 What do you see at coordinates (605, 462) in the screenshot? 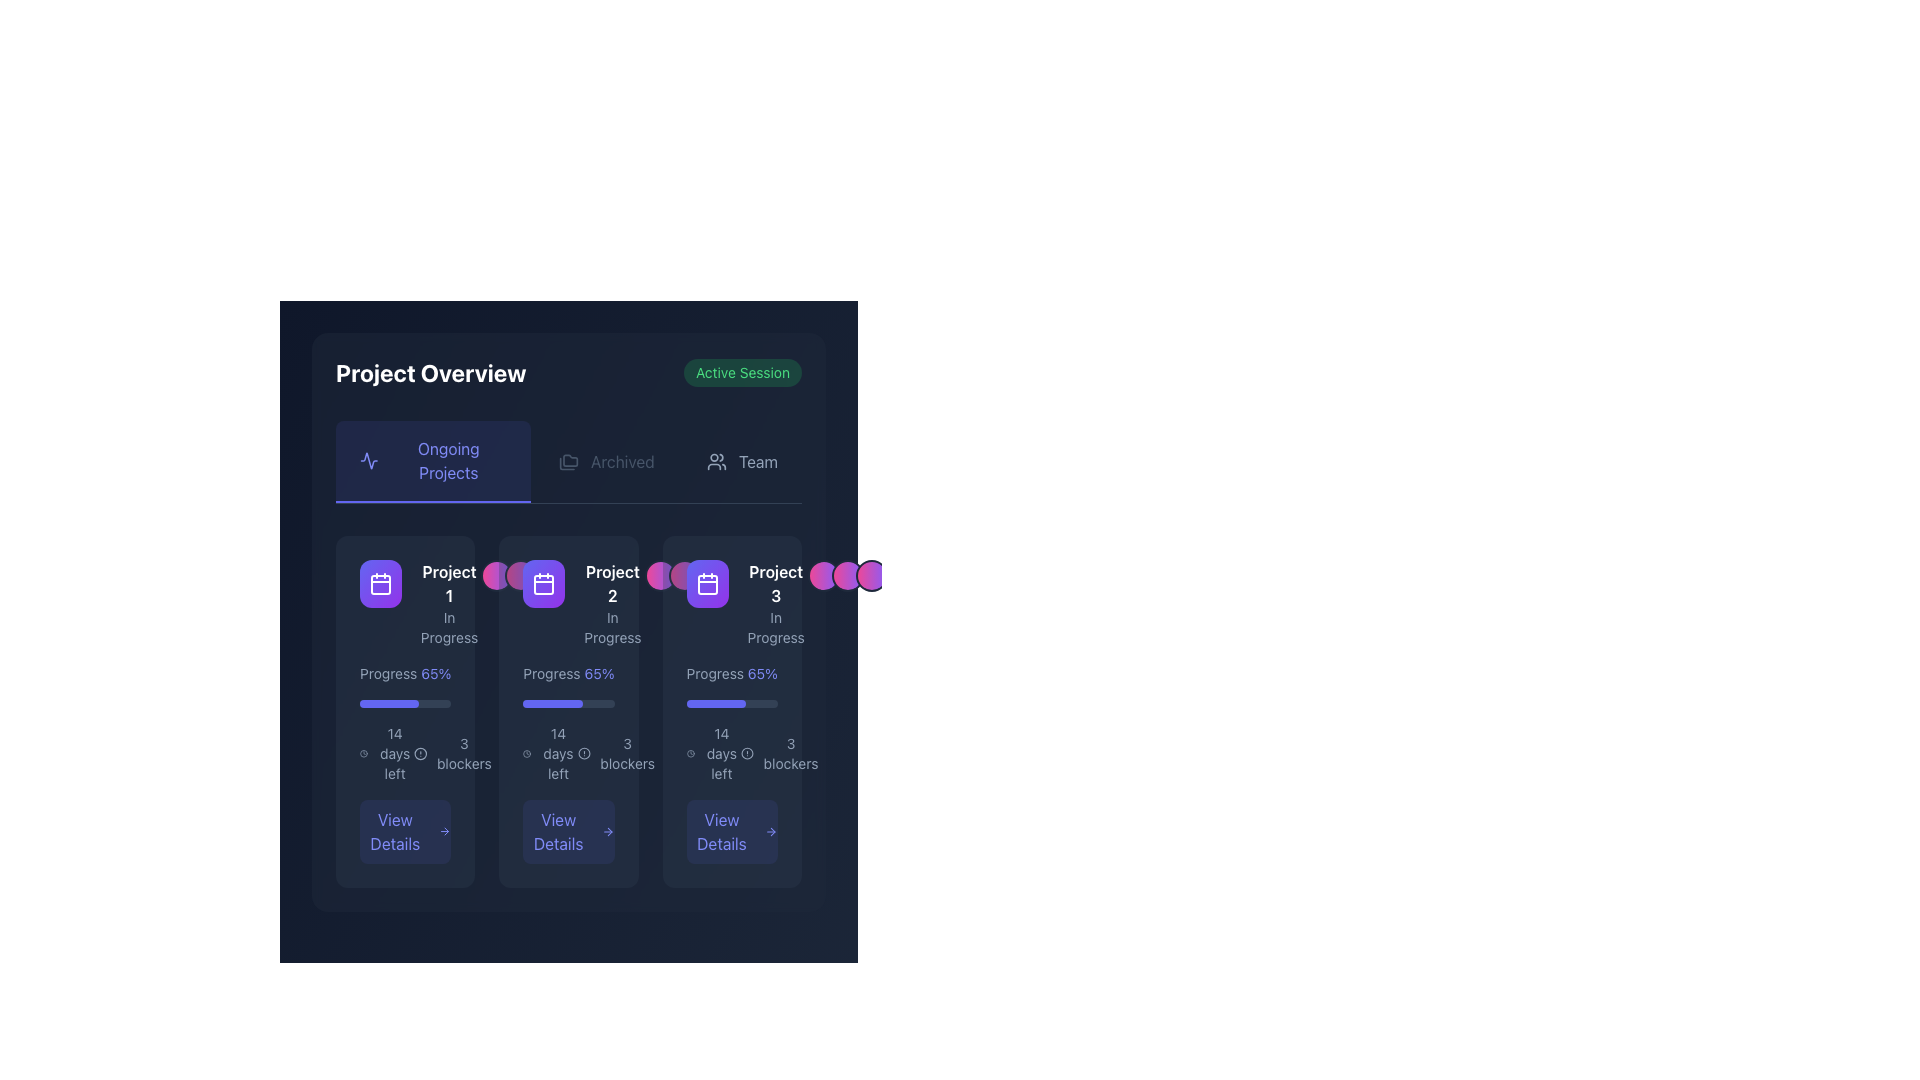
I see `the 'Archived' button, which is the second button in a group of three, featuring a folder icon and labeled 'Archived'` at bounding box center [605, 462].